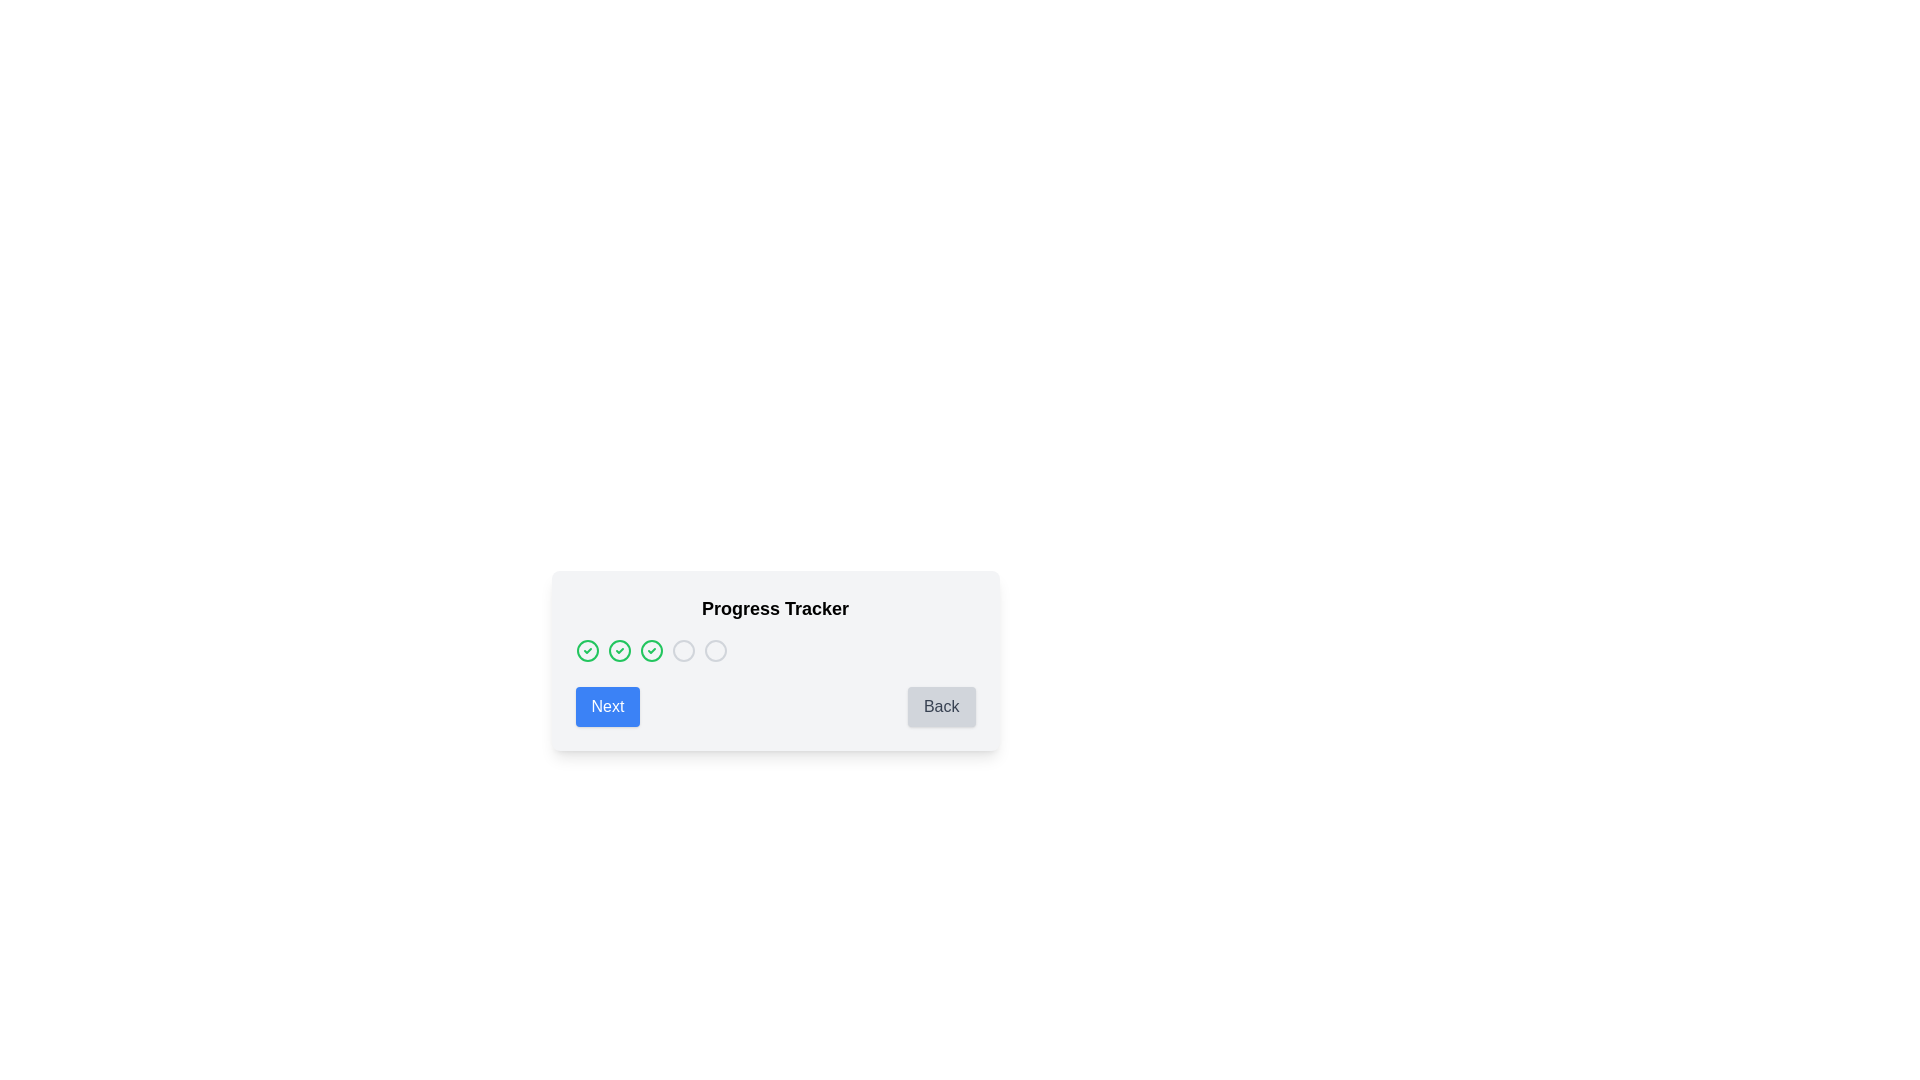 This screenshot has height=1080, width=1920. What do you see at coordinates (586, 651) in the screenshot?
I see `the state of the green circular icon with a checkmark, which is the first progress indicator in a series of icons` at bounding box center [586, 651].